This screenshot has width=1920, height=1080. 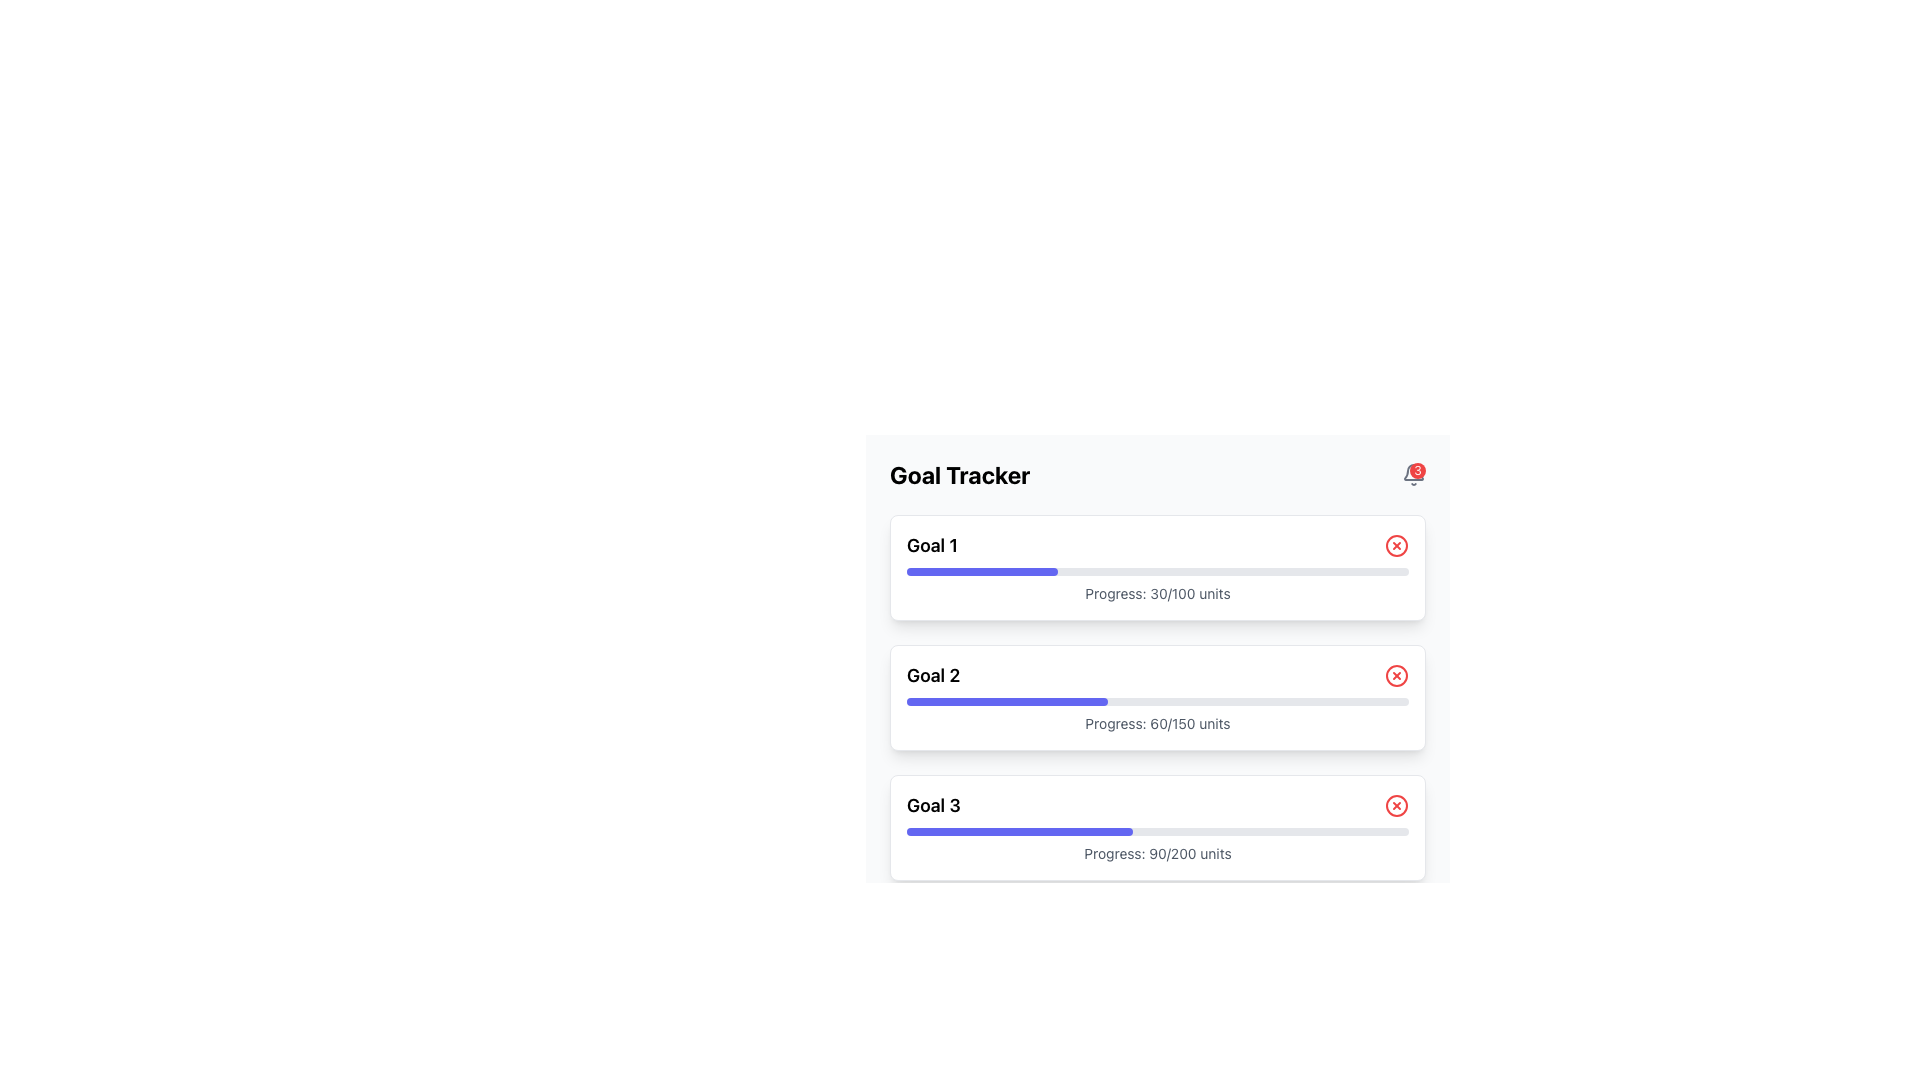 I want to click on text content from the Text Label that displays the progress of a goal, located centrally below the progress bar, so click(x=1157, y=853).